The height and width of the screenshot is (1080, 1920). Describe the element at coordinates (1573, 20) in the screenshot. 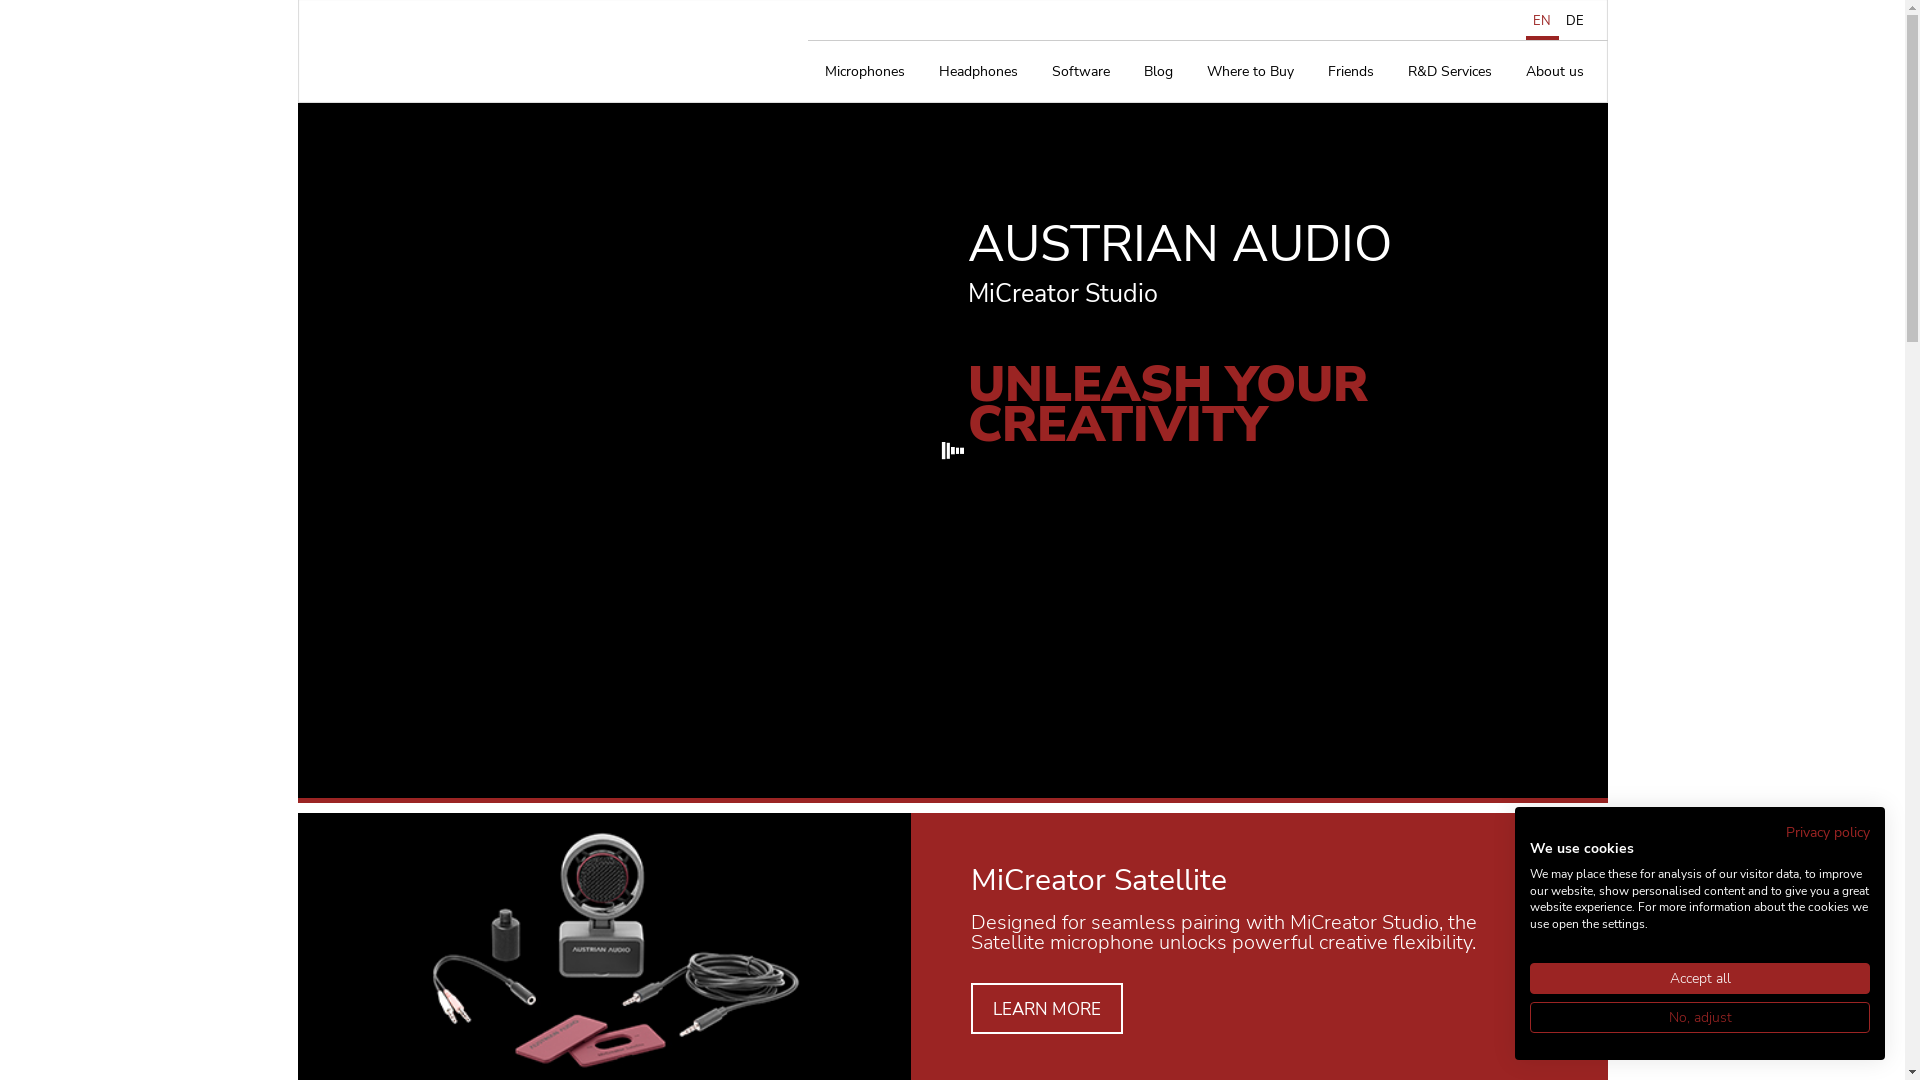

I see `'DE'` at that location.